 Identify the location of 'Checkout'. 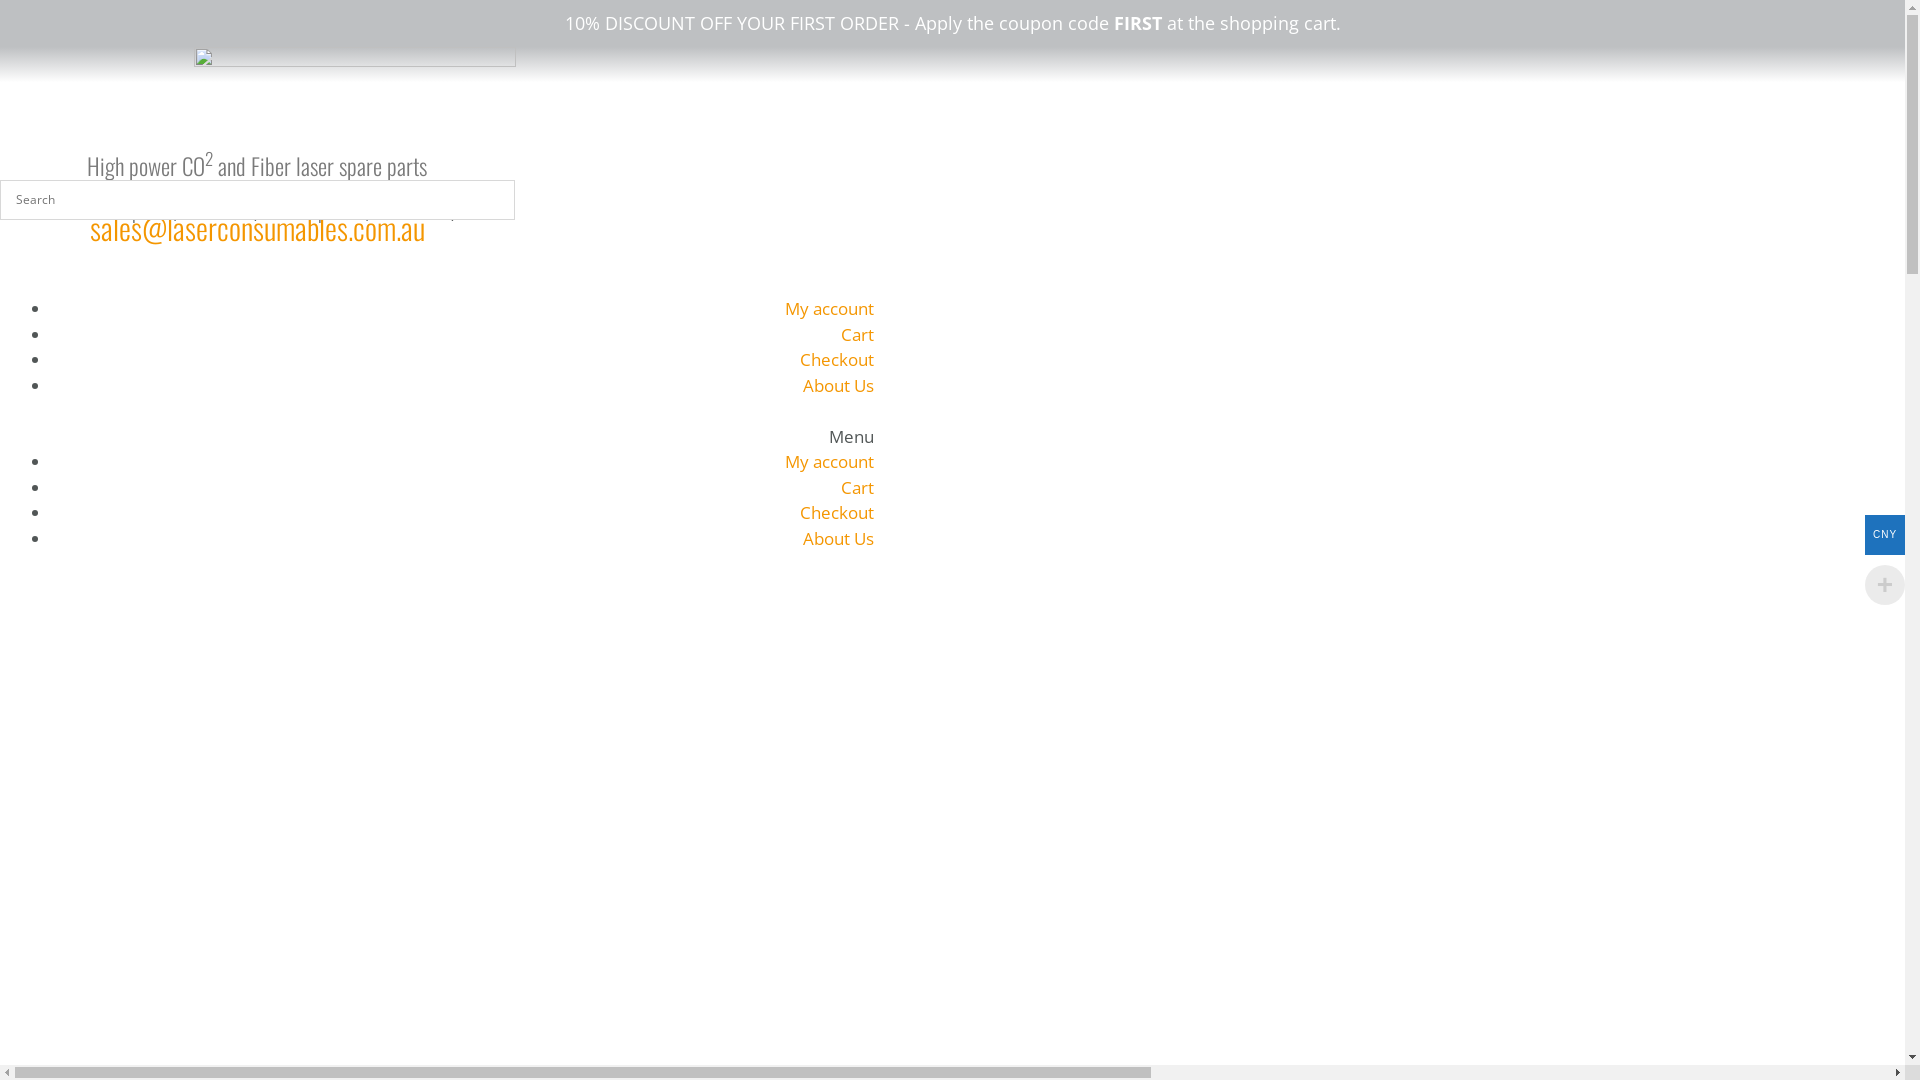
(800, 358).